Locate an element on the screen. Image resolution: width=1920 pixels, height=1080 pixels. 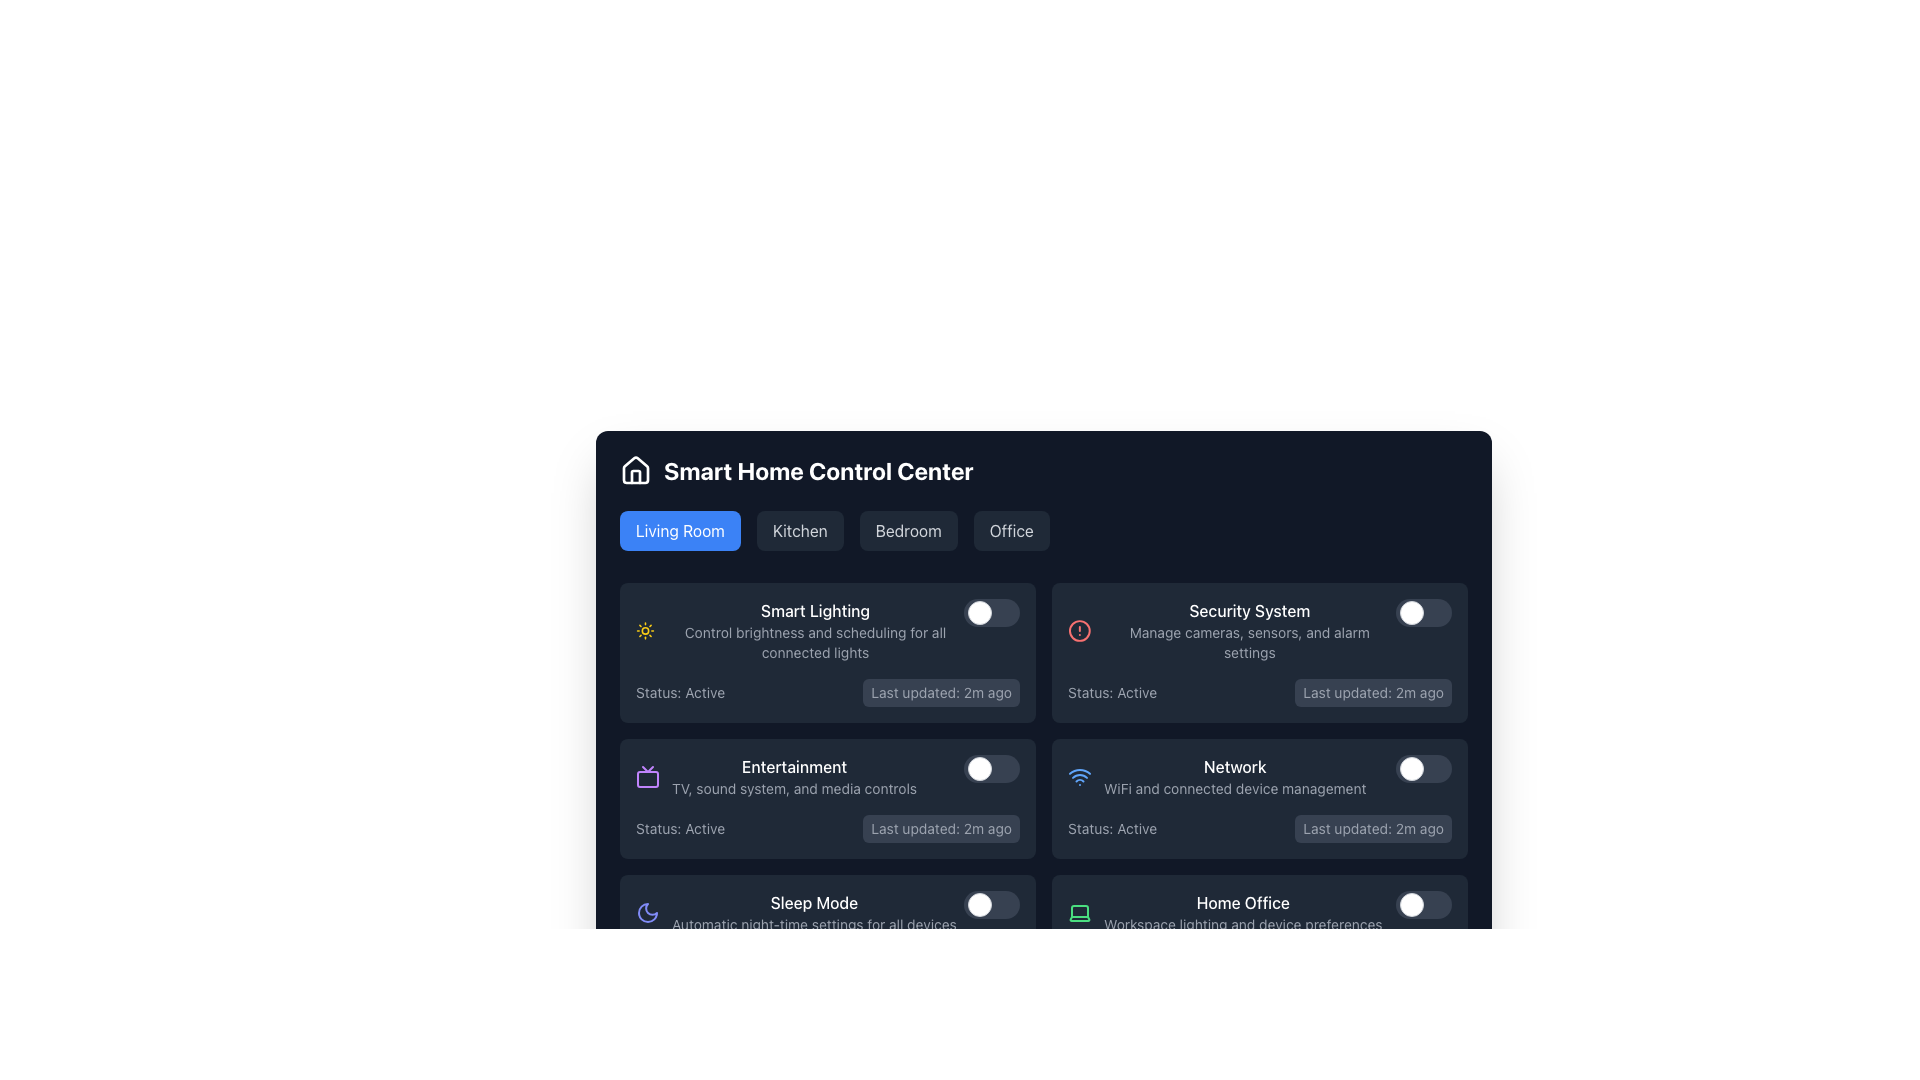
the outermost arc of the Wi-Fi signal icon in the 'Network' section of the smart home interface, which visually represents network connectivity is located at coordinates (1079, 770).